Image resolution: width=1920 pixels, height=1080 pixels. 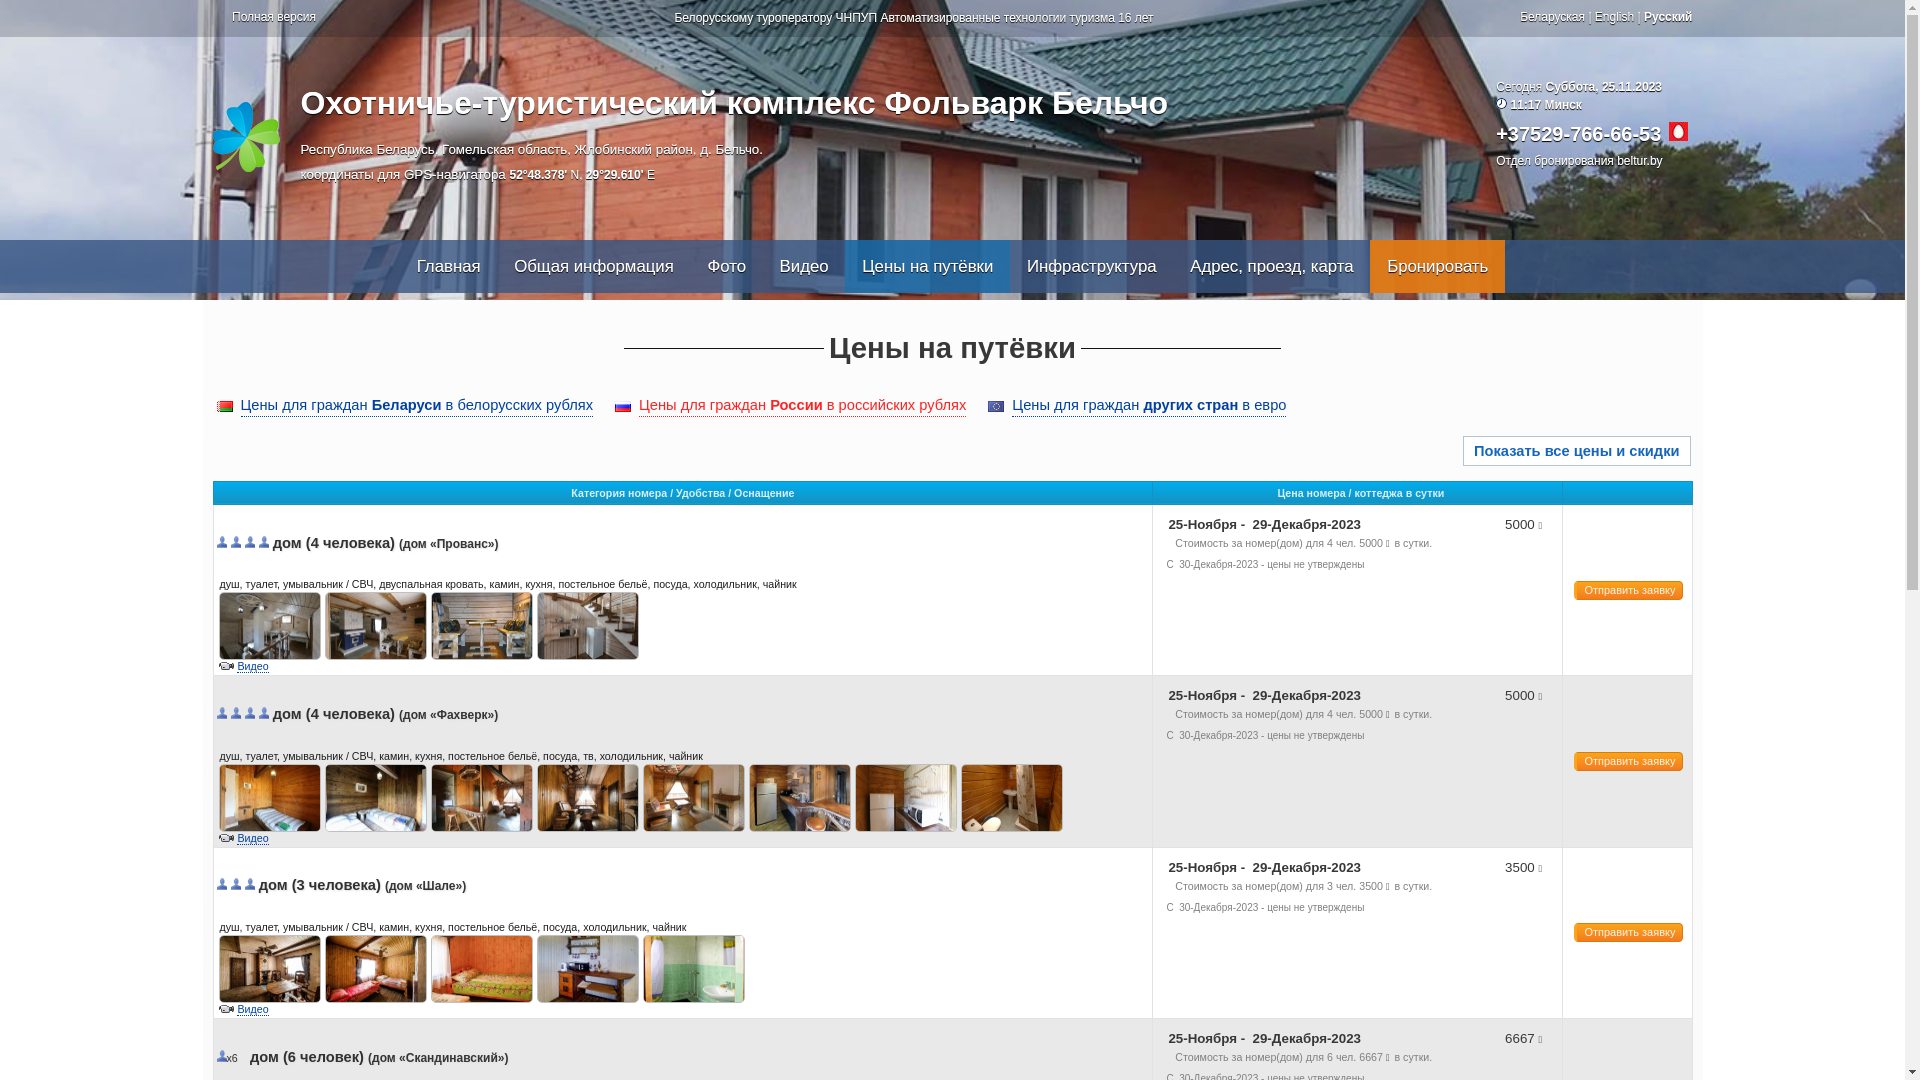 I want to click on '+37529-766-66-53', so click(x=1577, y=134).